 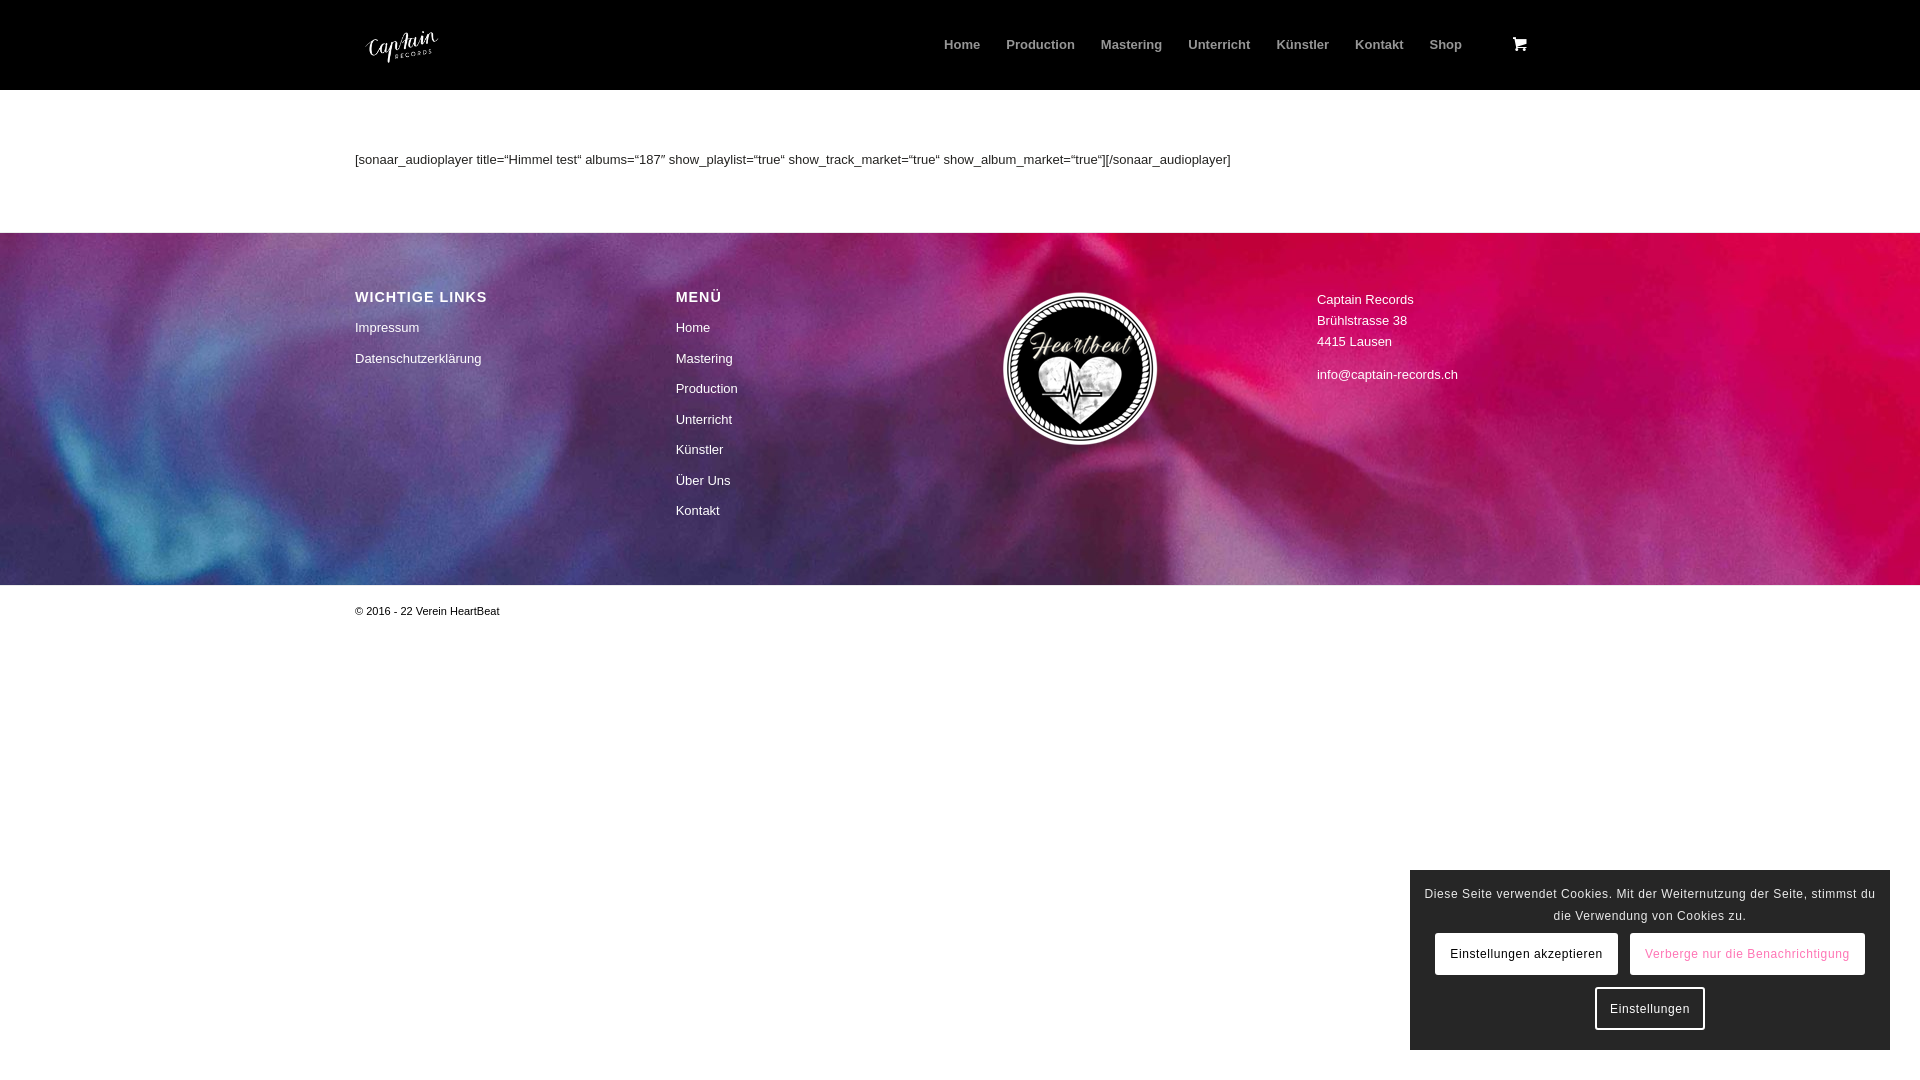 What do you see at coordinates (1593, 1007) in the screenshot?
I see `'Einstellungen'` at bounding box center [1593, 1007].